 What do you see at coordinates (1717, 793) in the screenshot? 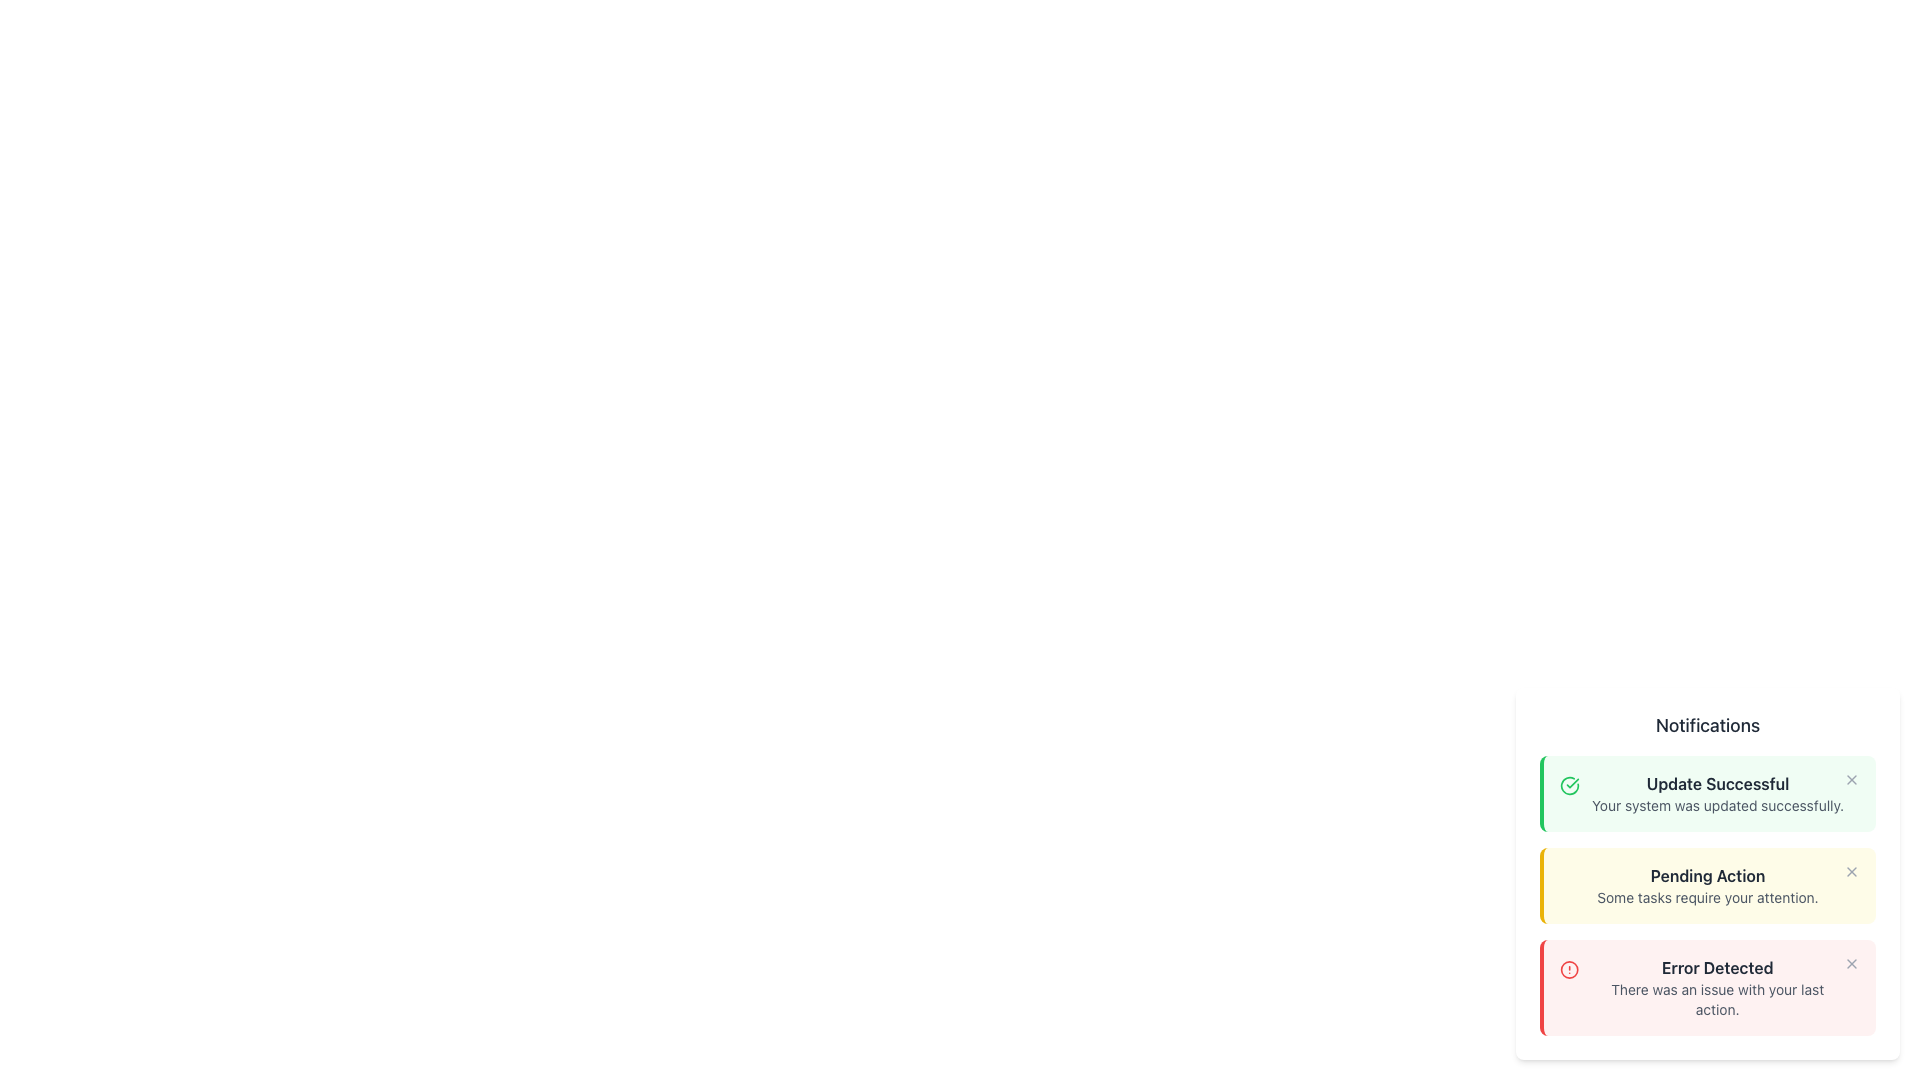
I see `the text block element that displays 'Update Successful' and indicates a successful system update, located at the top right of the interface` at bounding box center [1717, 793].